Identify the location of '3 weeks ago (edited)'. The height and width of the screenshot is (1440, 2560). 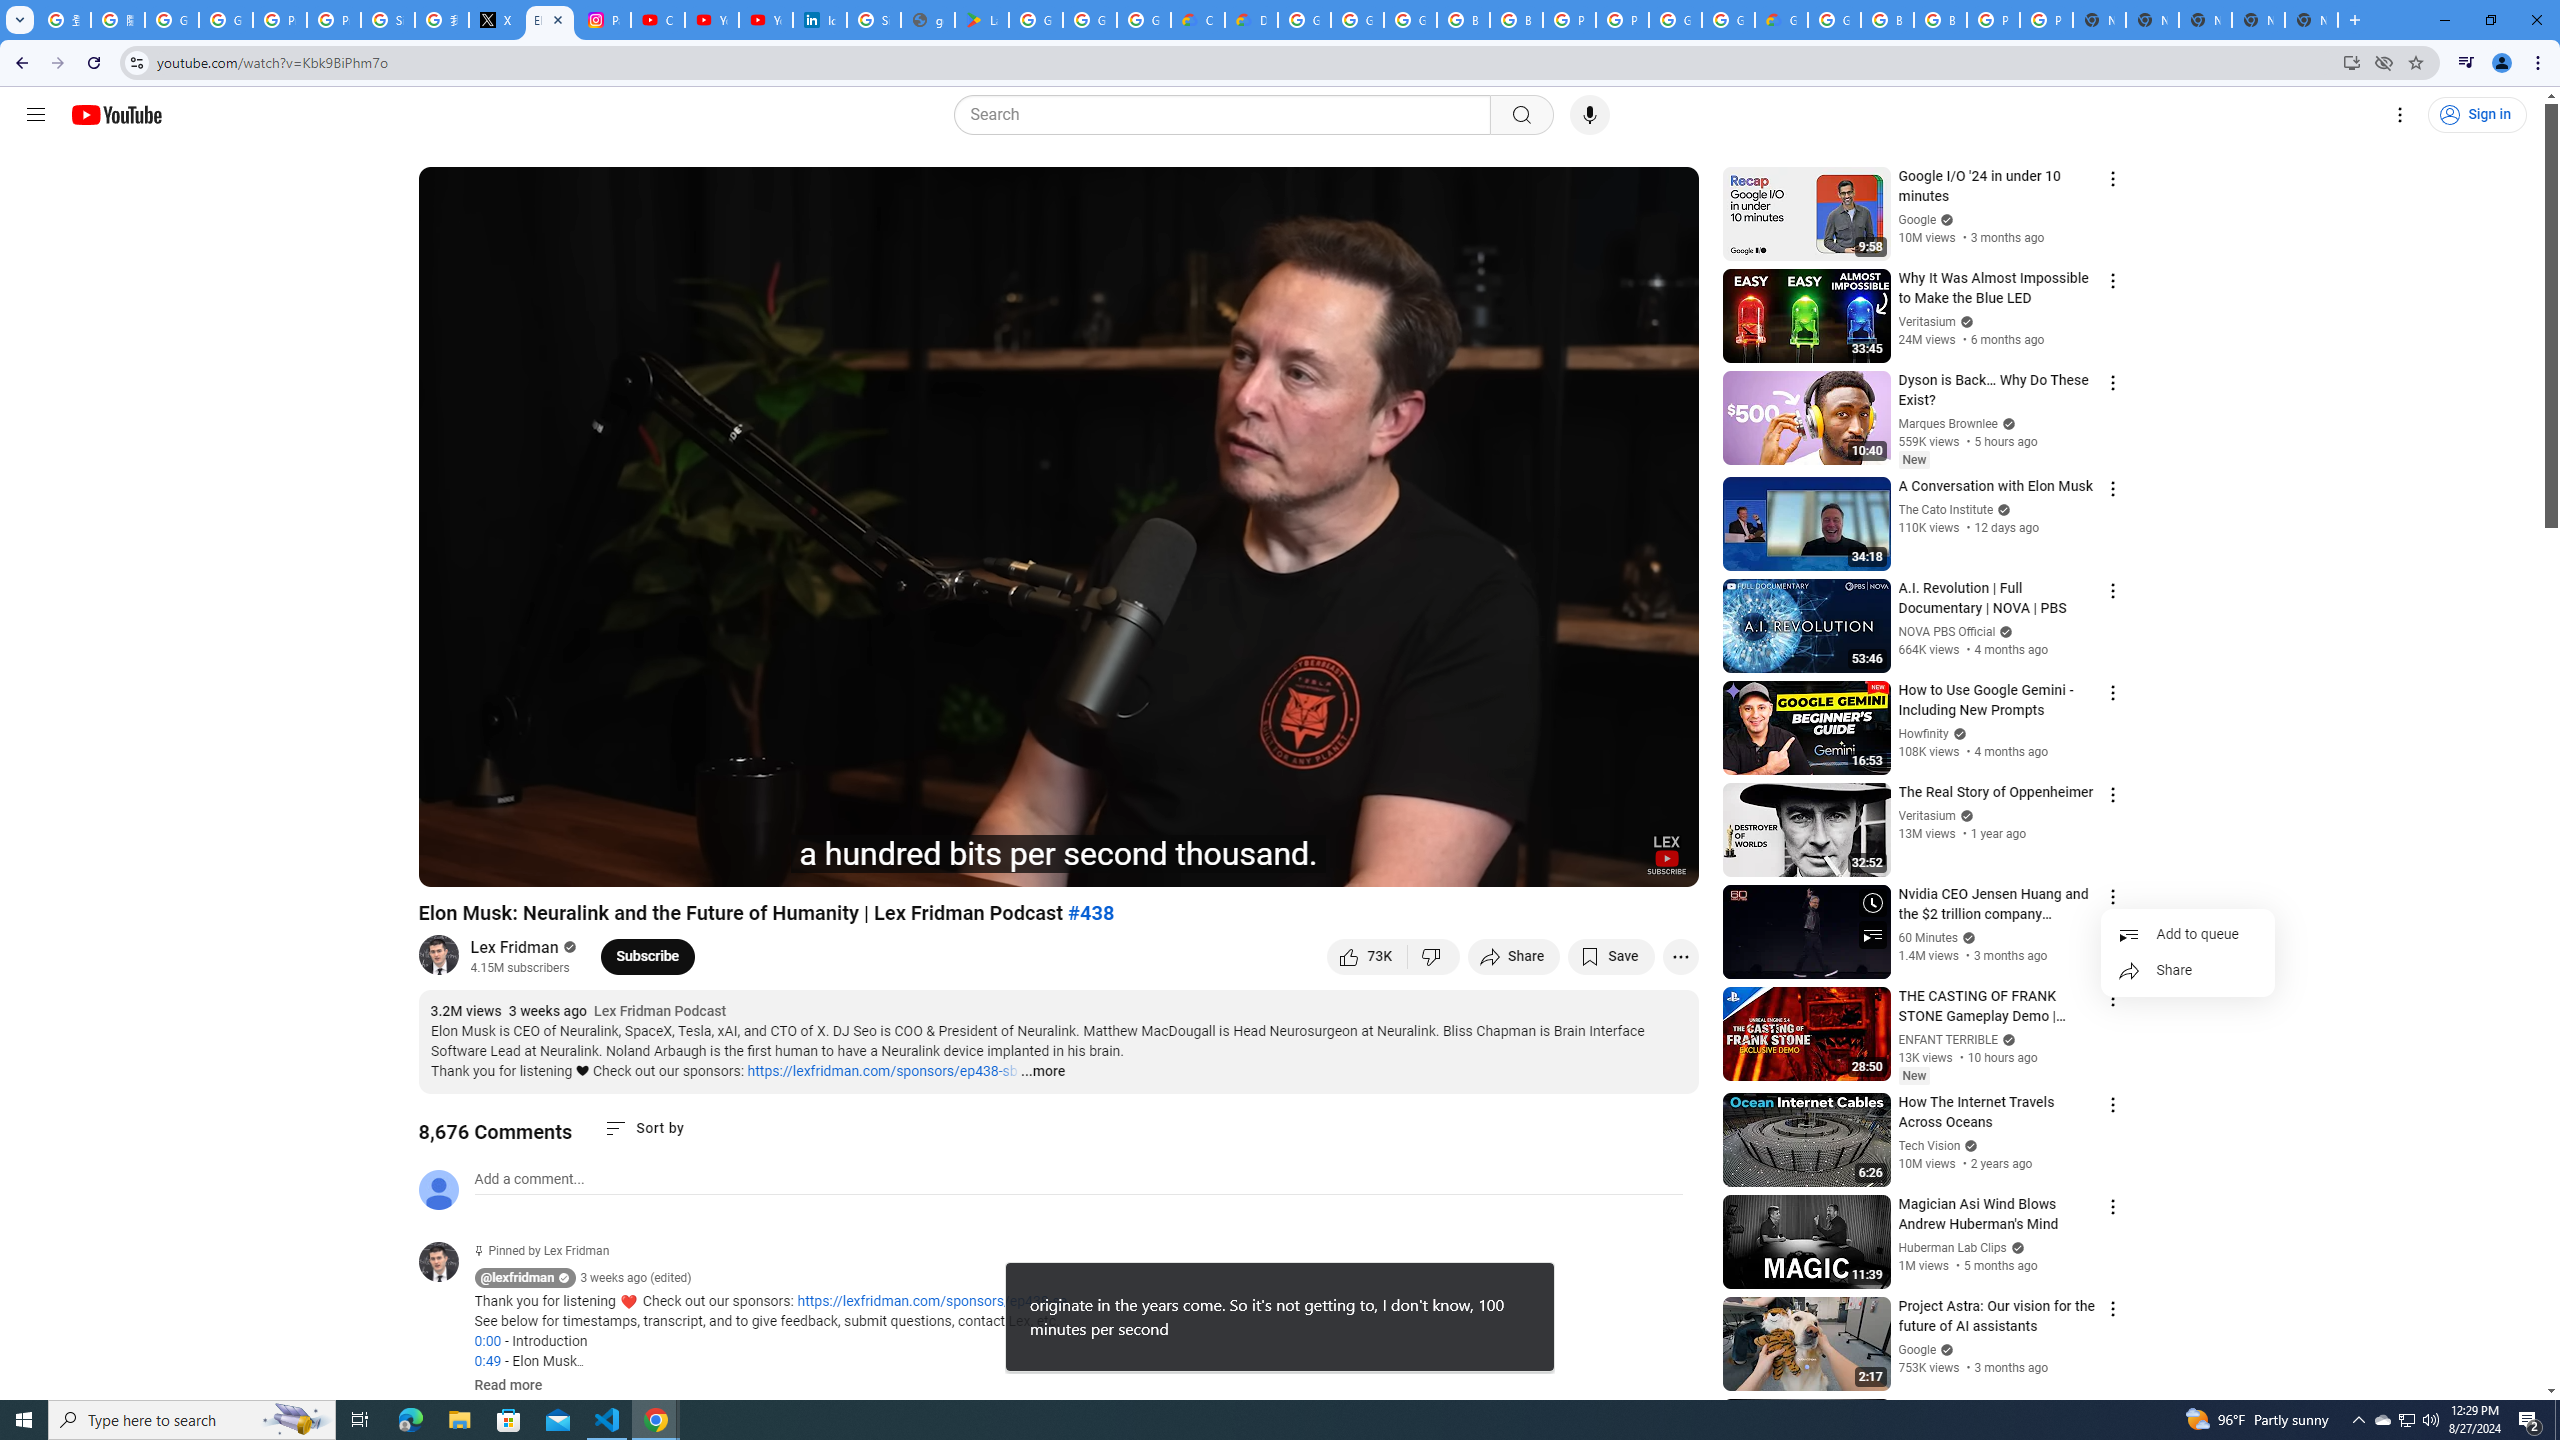
(635, 1278).